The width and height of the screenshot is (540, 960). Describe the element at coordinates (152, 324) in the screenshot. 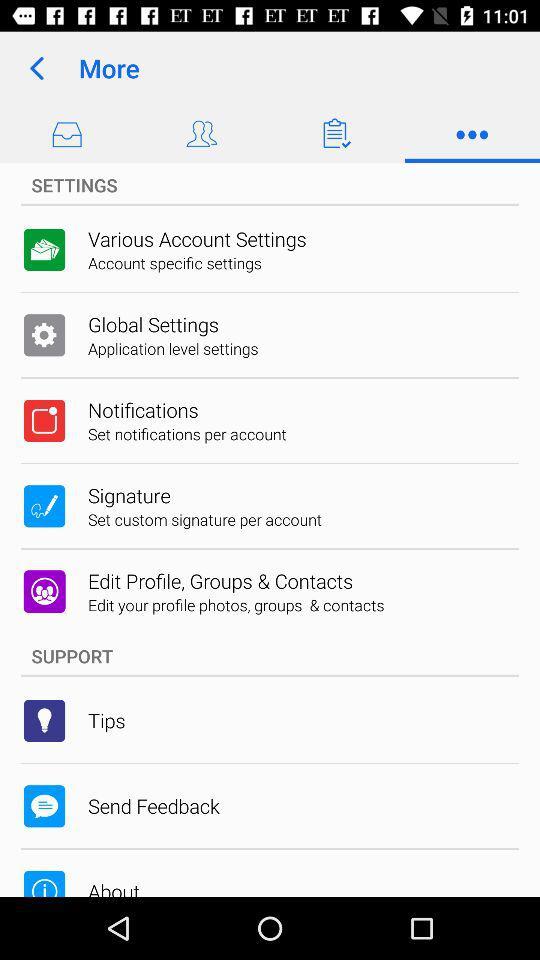

I see `the app above the application level settings app` at that location.